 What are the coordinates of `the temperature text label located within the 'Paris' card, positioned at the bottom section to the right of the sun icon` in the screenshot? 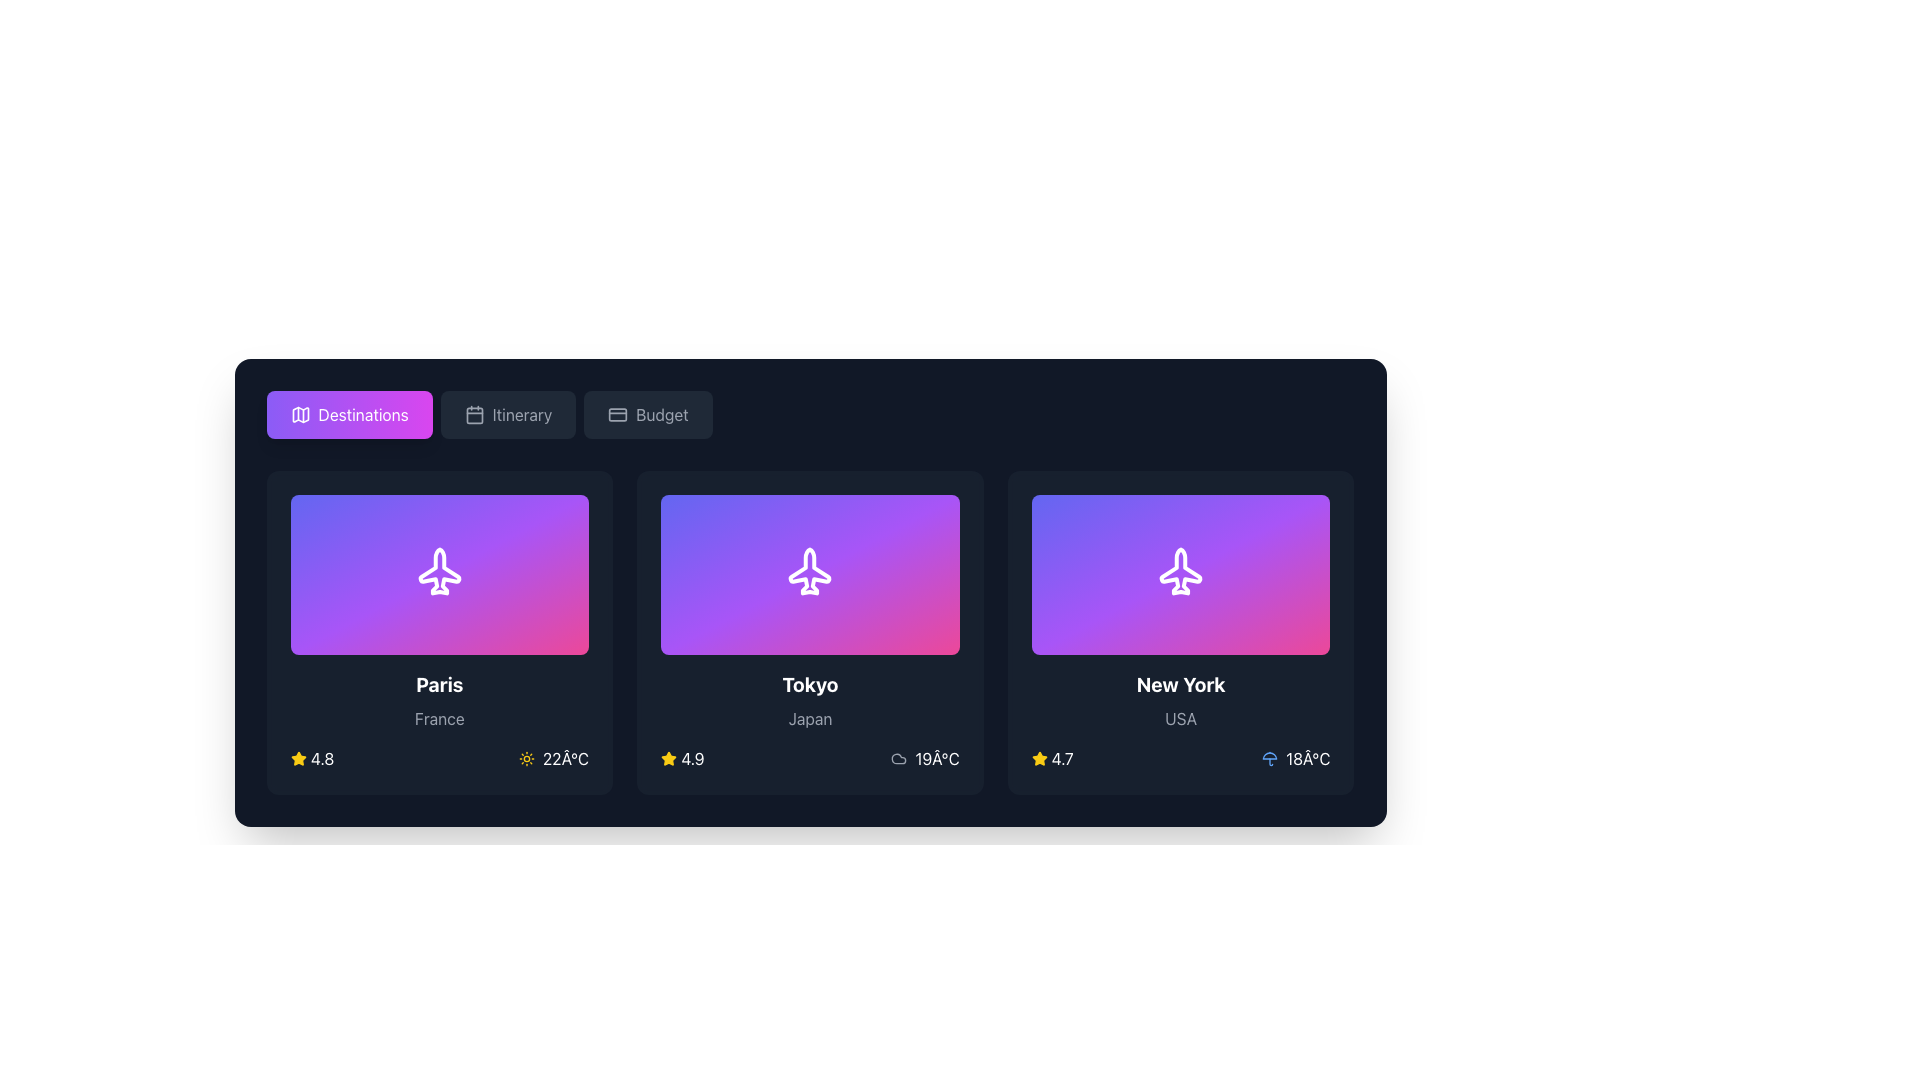 It's located at (565, 759).